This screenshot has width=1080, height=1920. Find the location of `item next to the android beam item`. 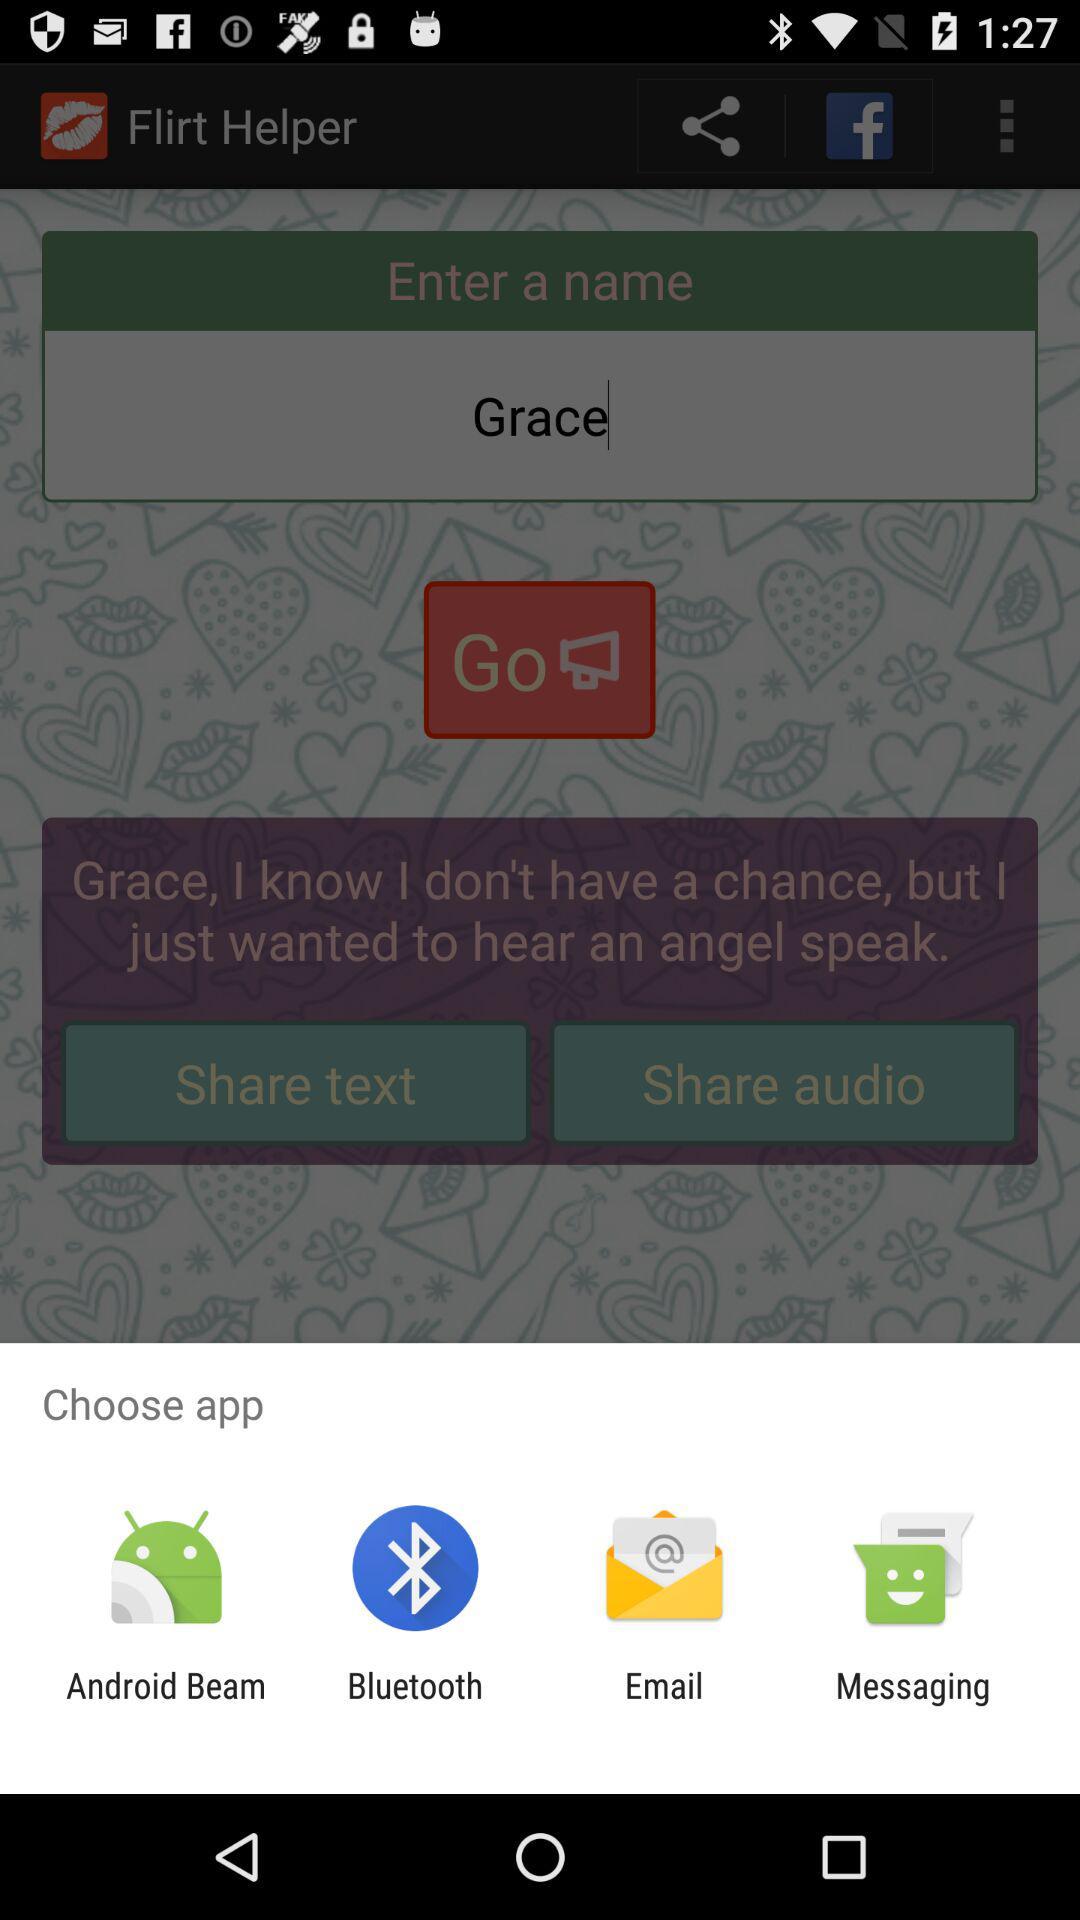

item next to the android beam item is located at coordinates (414, 1705).